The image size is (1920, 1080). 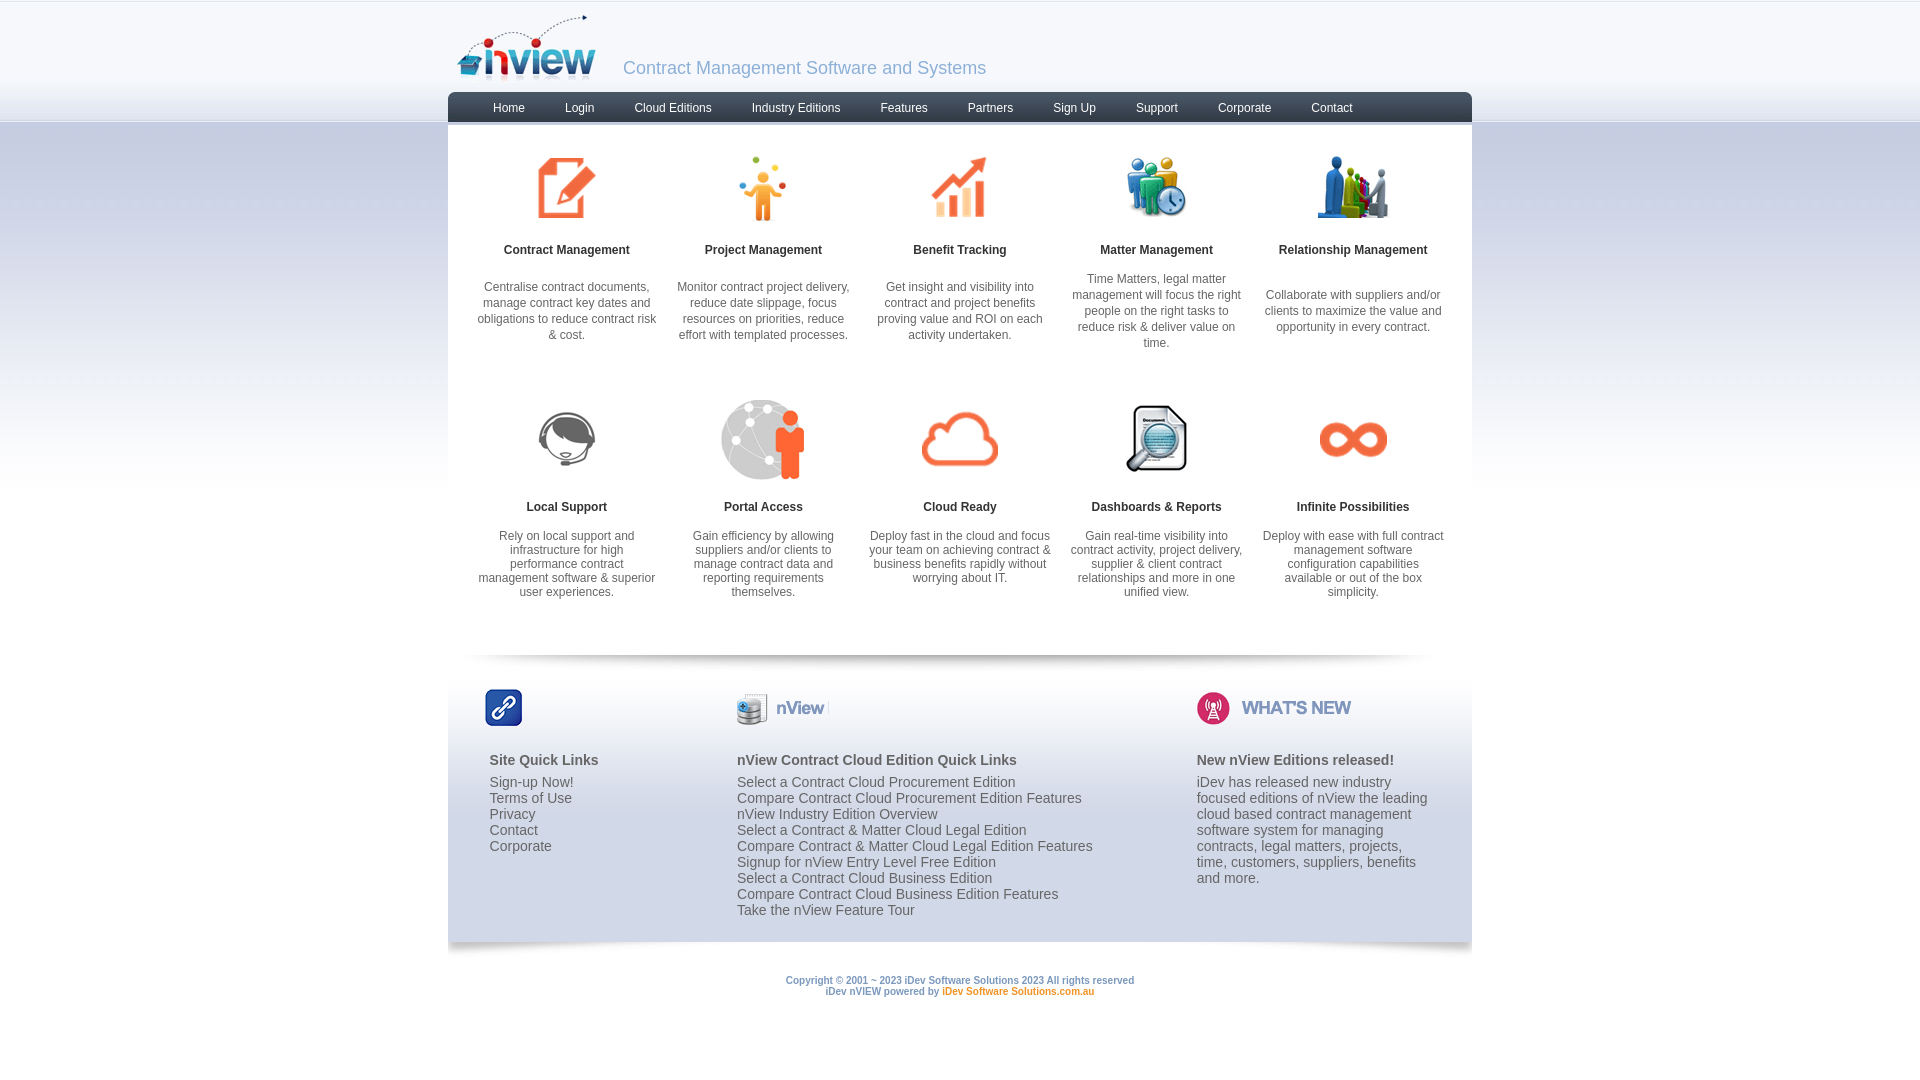 What do you see at coordinates (532, 781) in the screenshot?
I see `'Sign-up Now!'` at bounding box center [532, 781].